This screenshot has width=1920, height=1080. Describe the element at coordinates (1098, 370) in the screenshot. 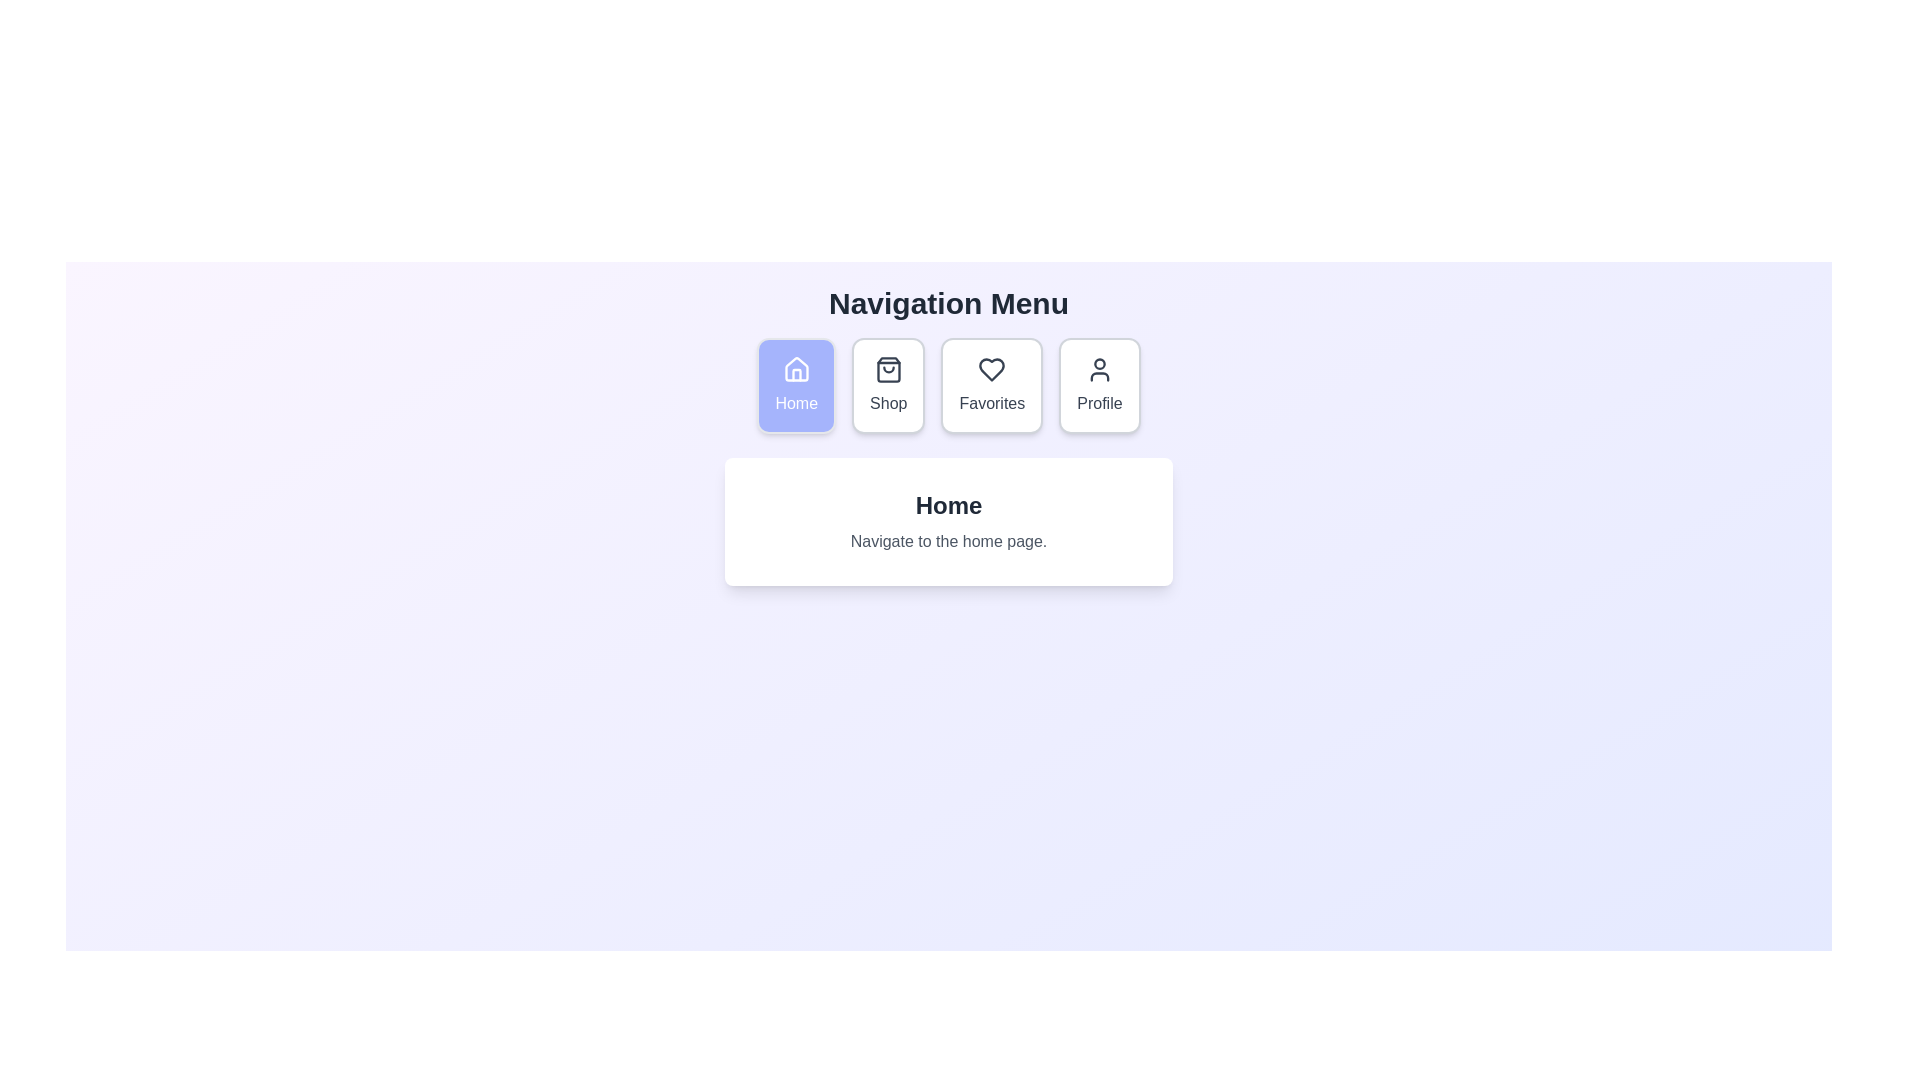

I see `the user icon located in the top right corner of the navigation menu within the 'Profile' card, which features a circular head and a partial rectangular body outline` at that location.